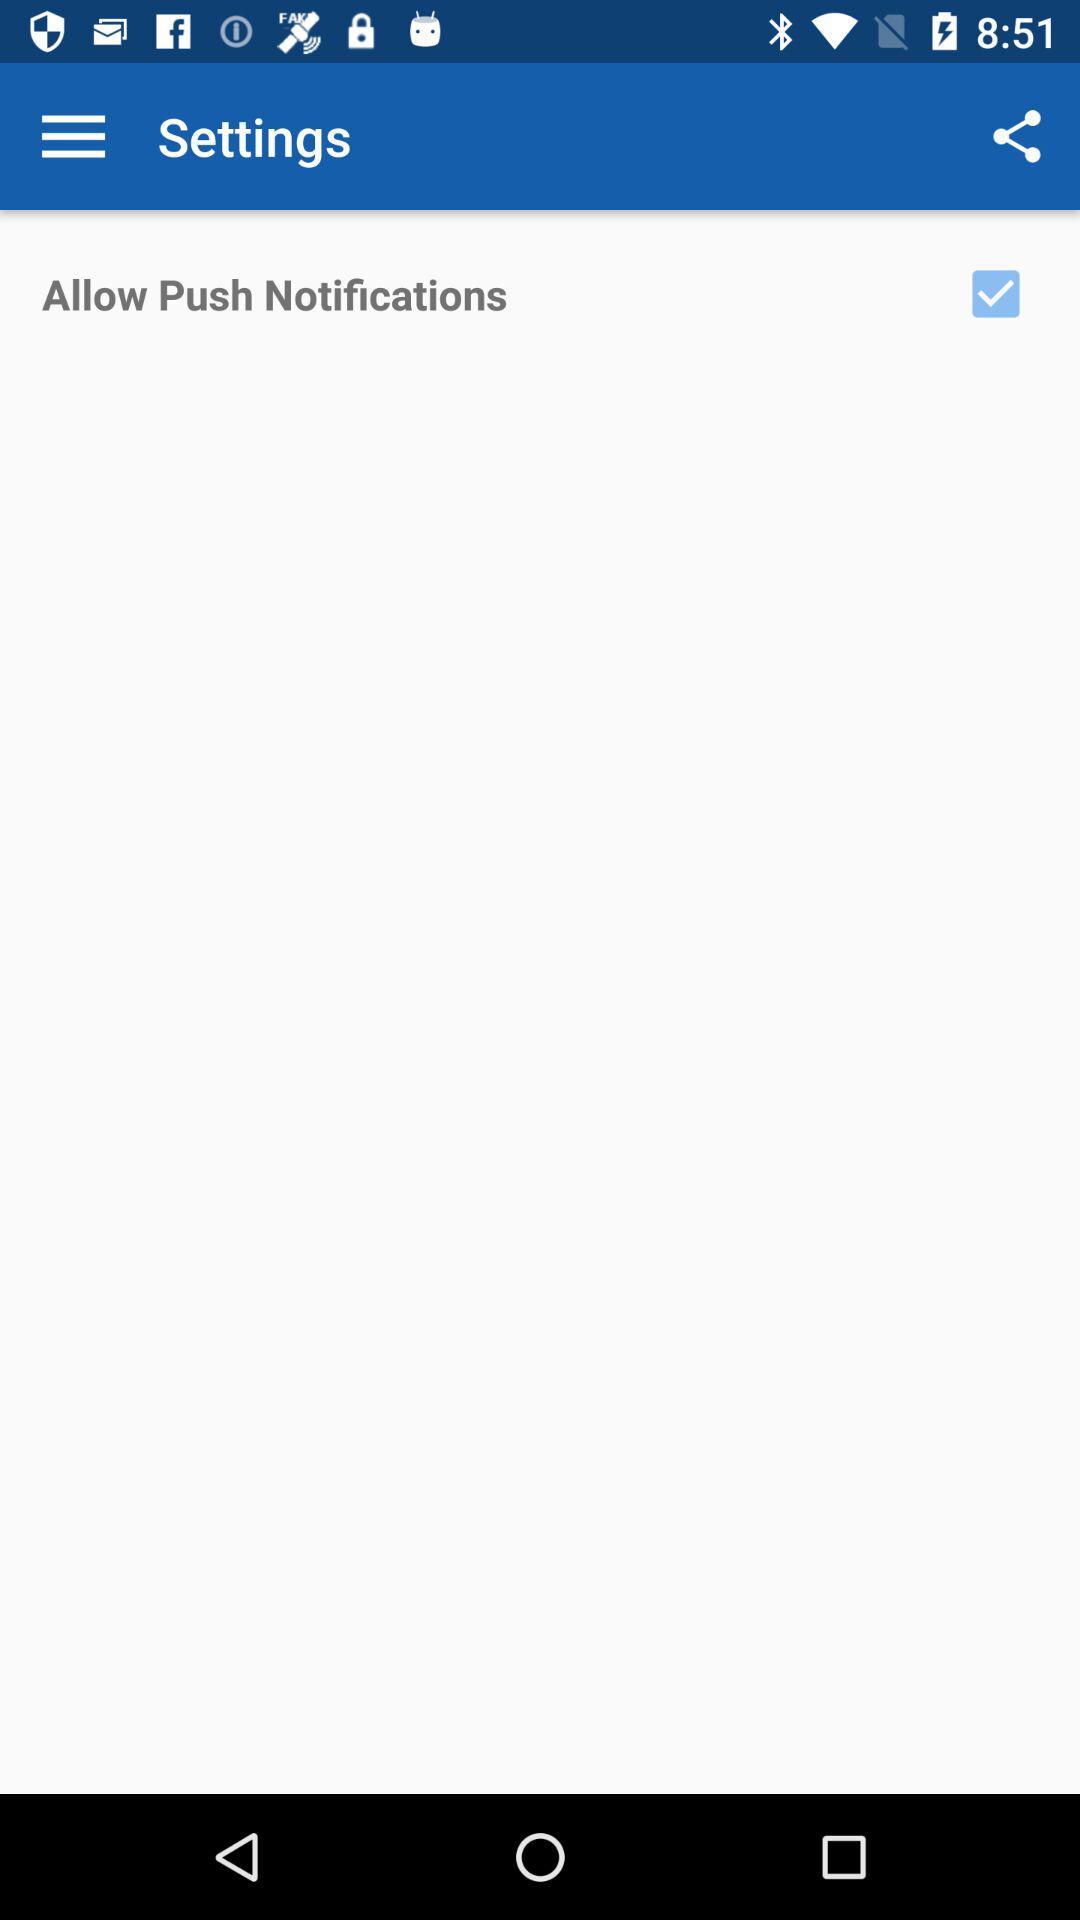  What do you see at coordinates (995, 292) in the screenshot?
I see `notification allow button` at bounding box center [995, 292].